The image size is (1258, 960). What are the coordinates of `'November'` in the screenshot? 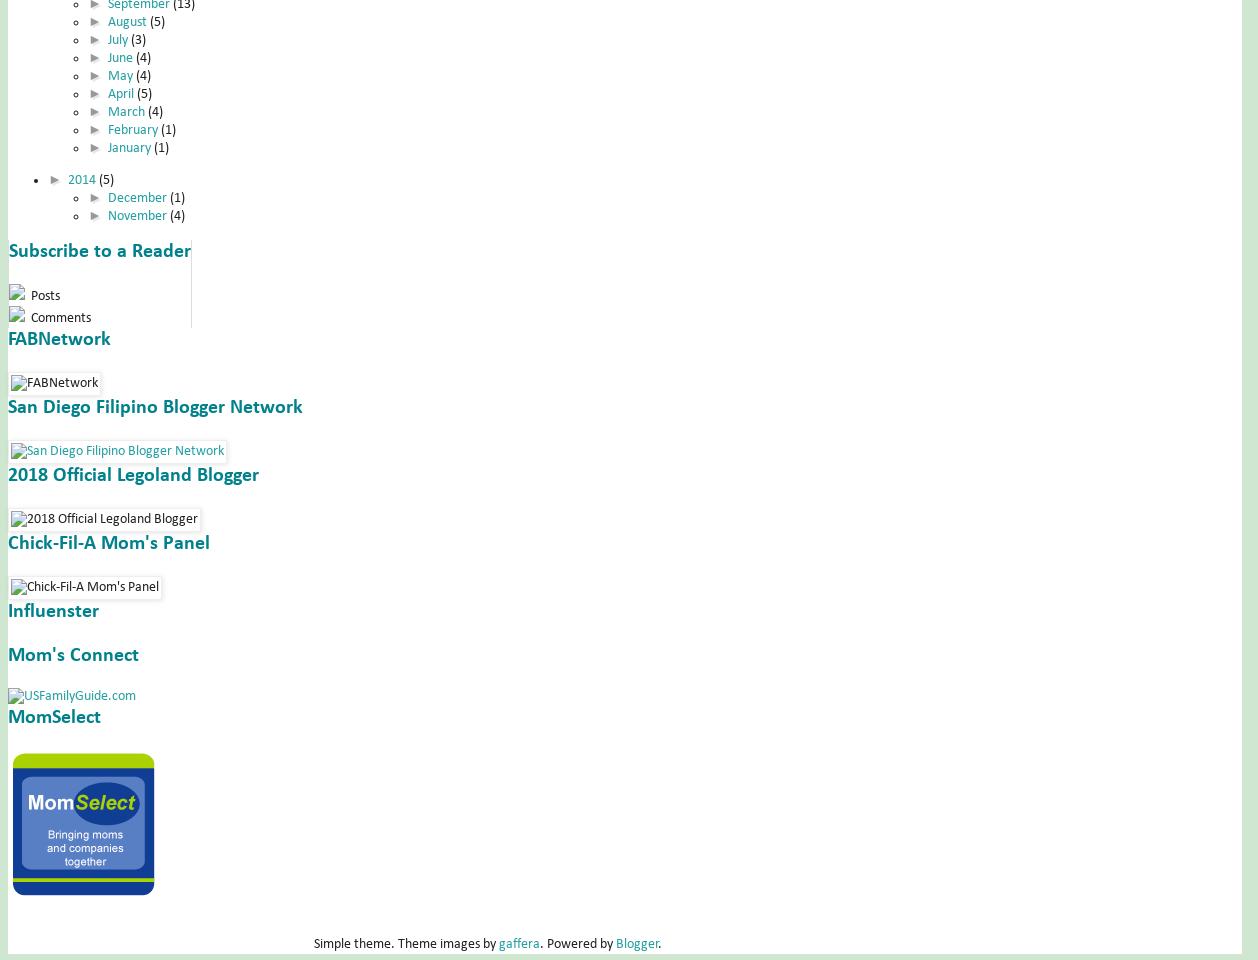 It's located at (138, 215).